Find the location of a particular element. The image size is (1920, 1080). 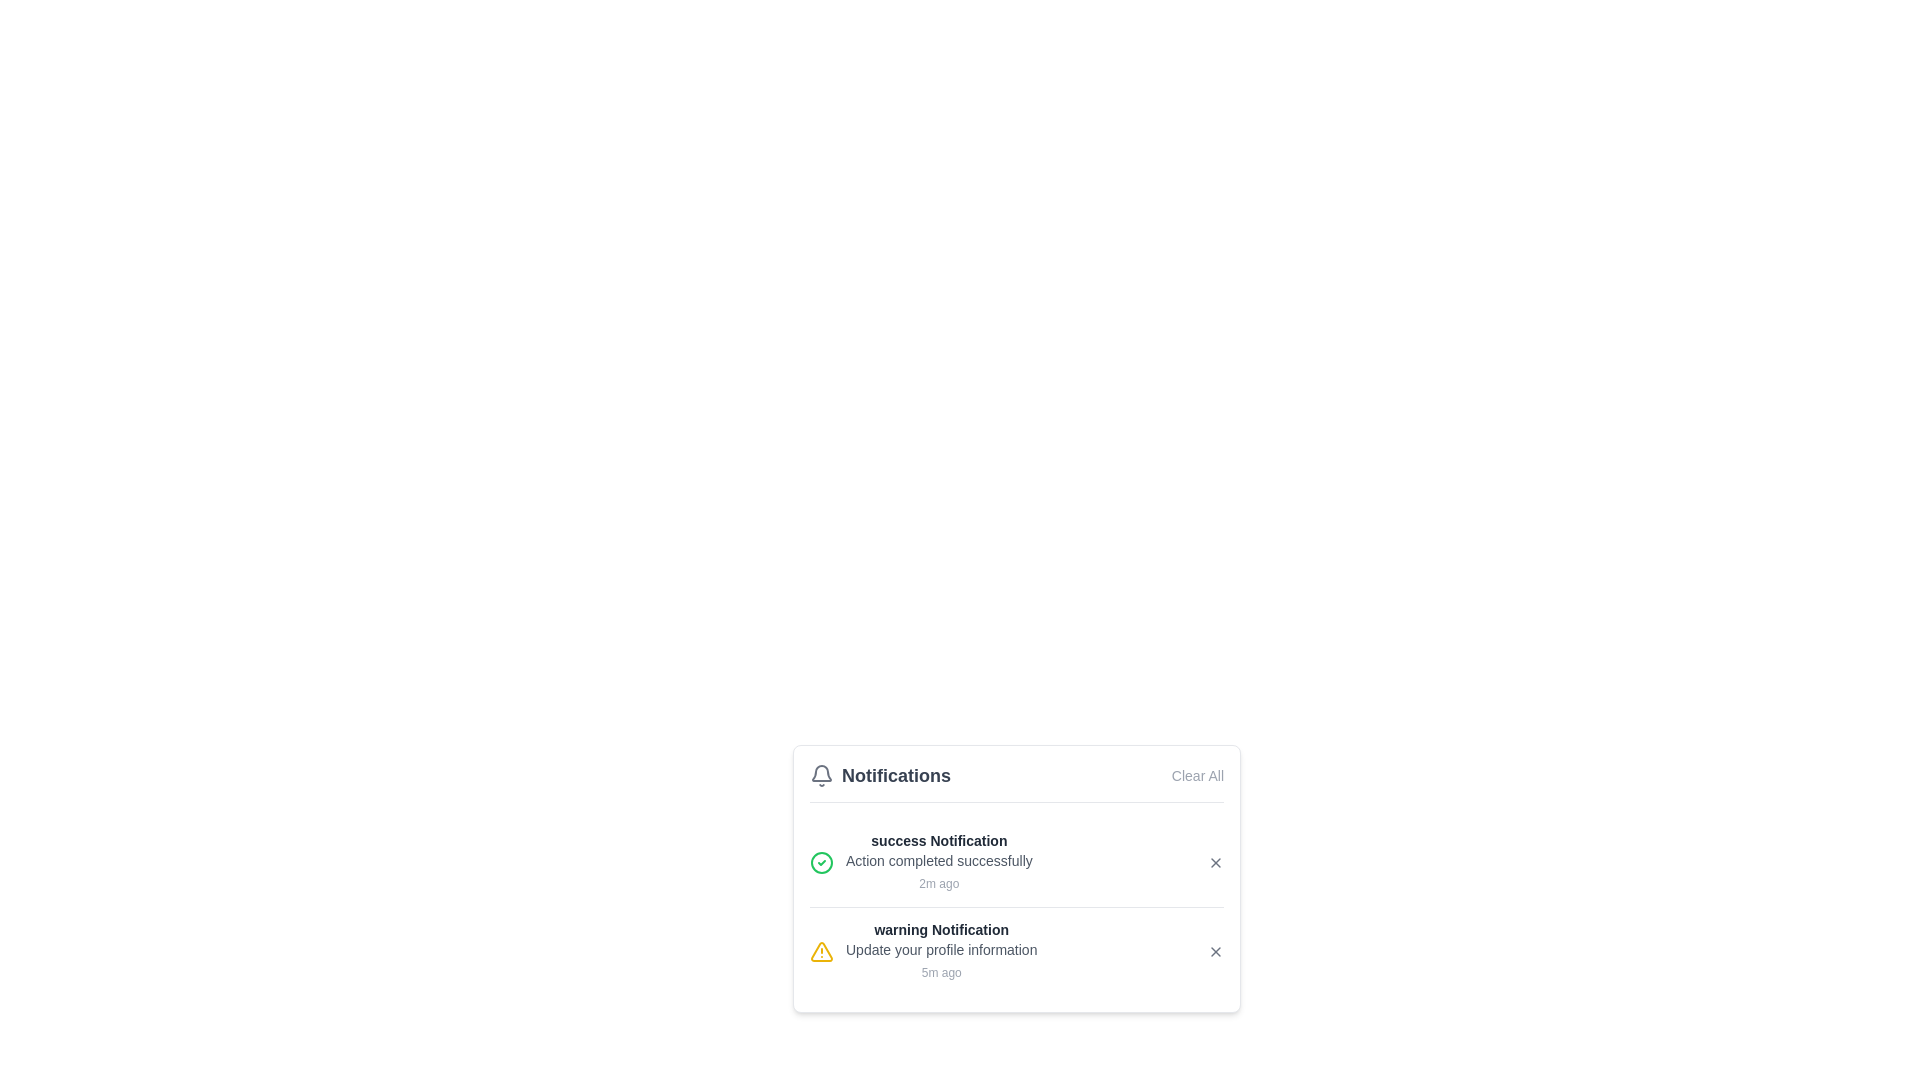

the first notification entry titled 'success Notification' in the notifications panel, which includes a green checkmark icon and an 'X' button for dismissing is located at coordinates (1017, 862).